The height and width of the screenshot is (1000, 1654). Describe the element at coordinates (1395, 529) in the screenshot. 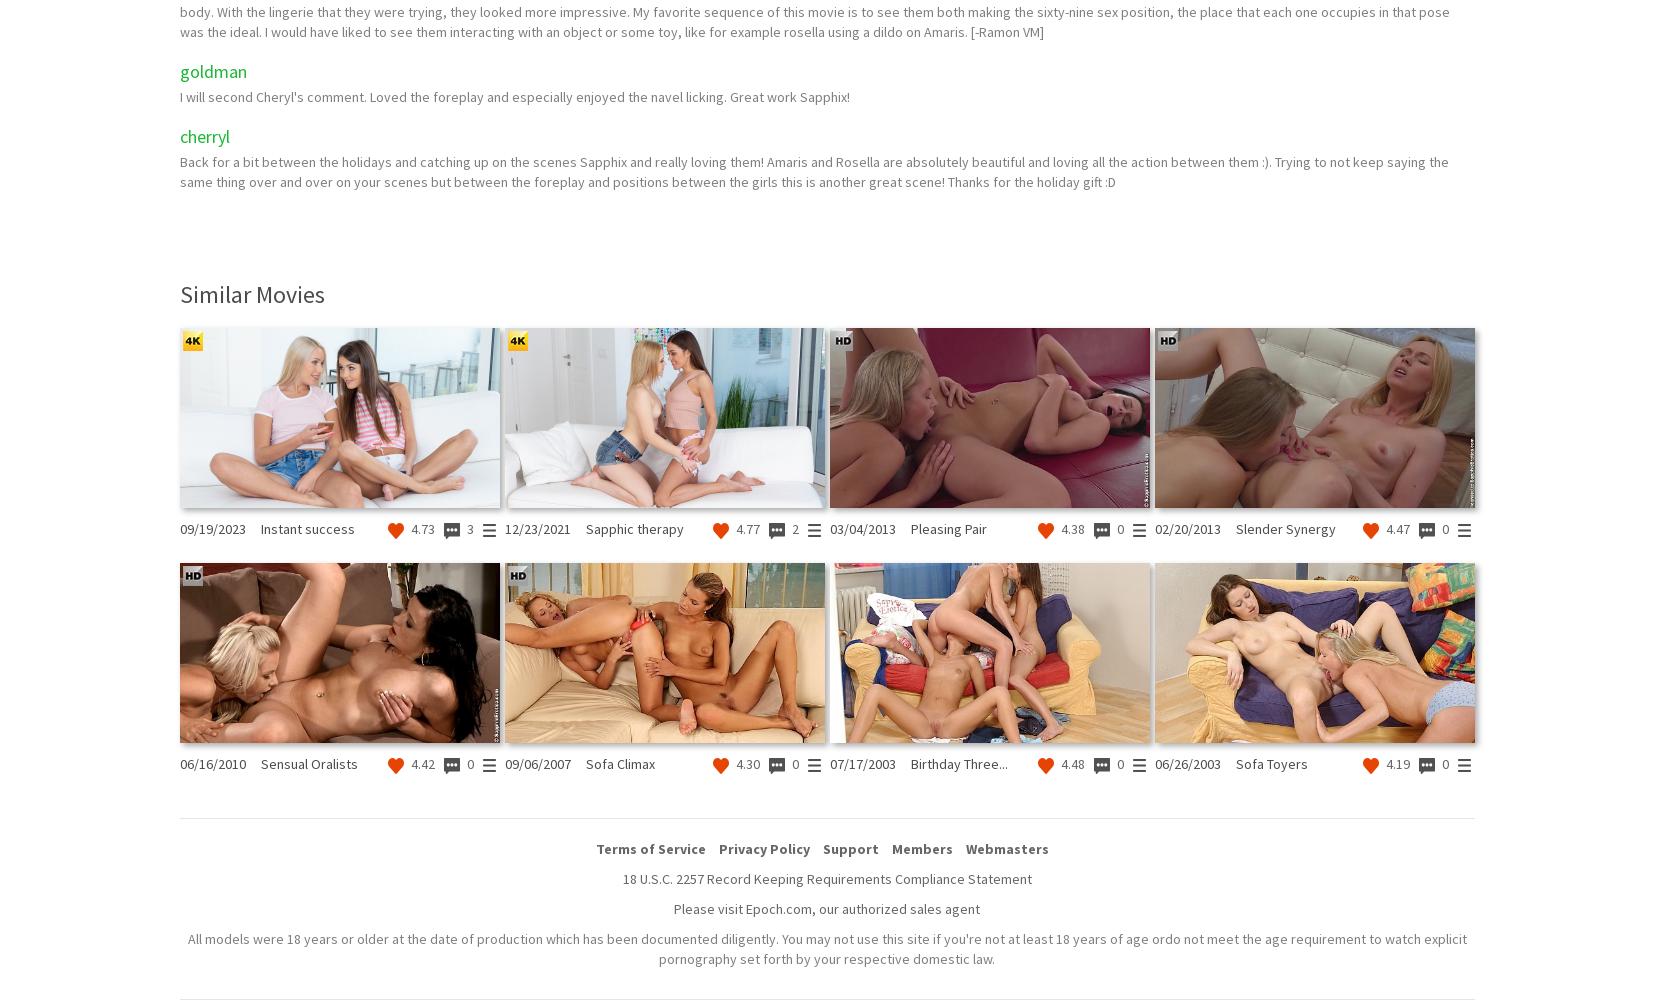

I see `'4.47'` at that location.